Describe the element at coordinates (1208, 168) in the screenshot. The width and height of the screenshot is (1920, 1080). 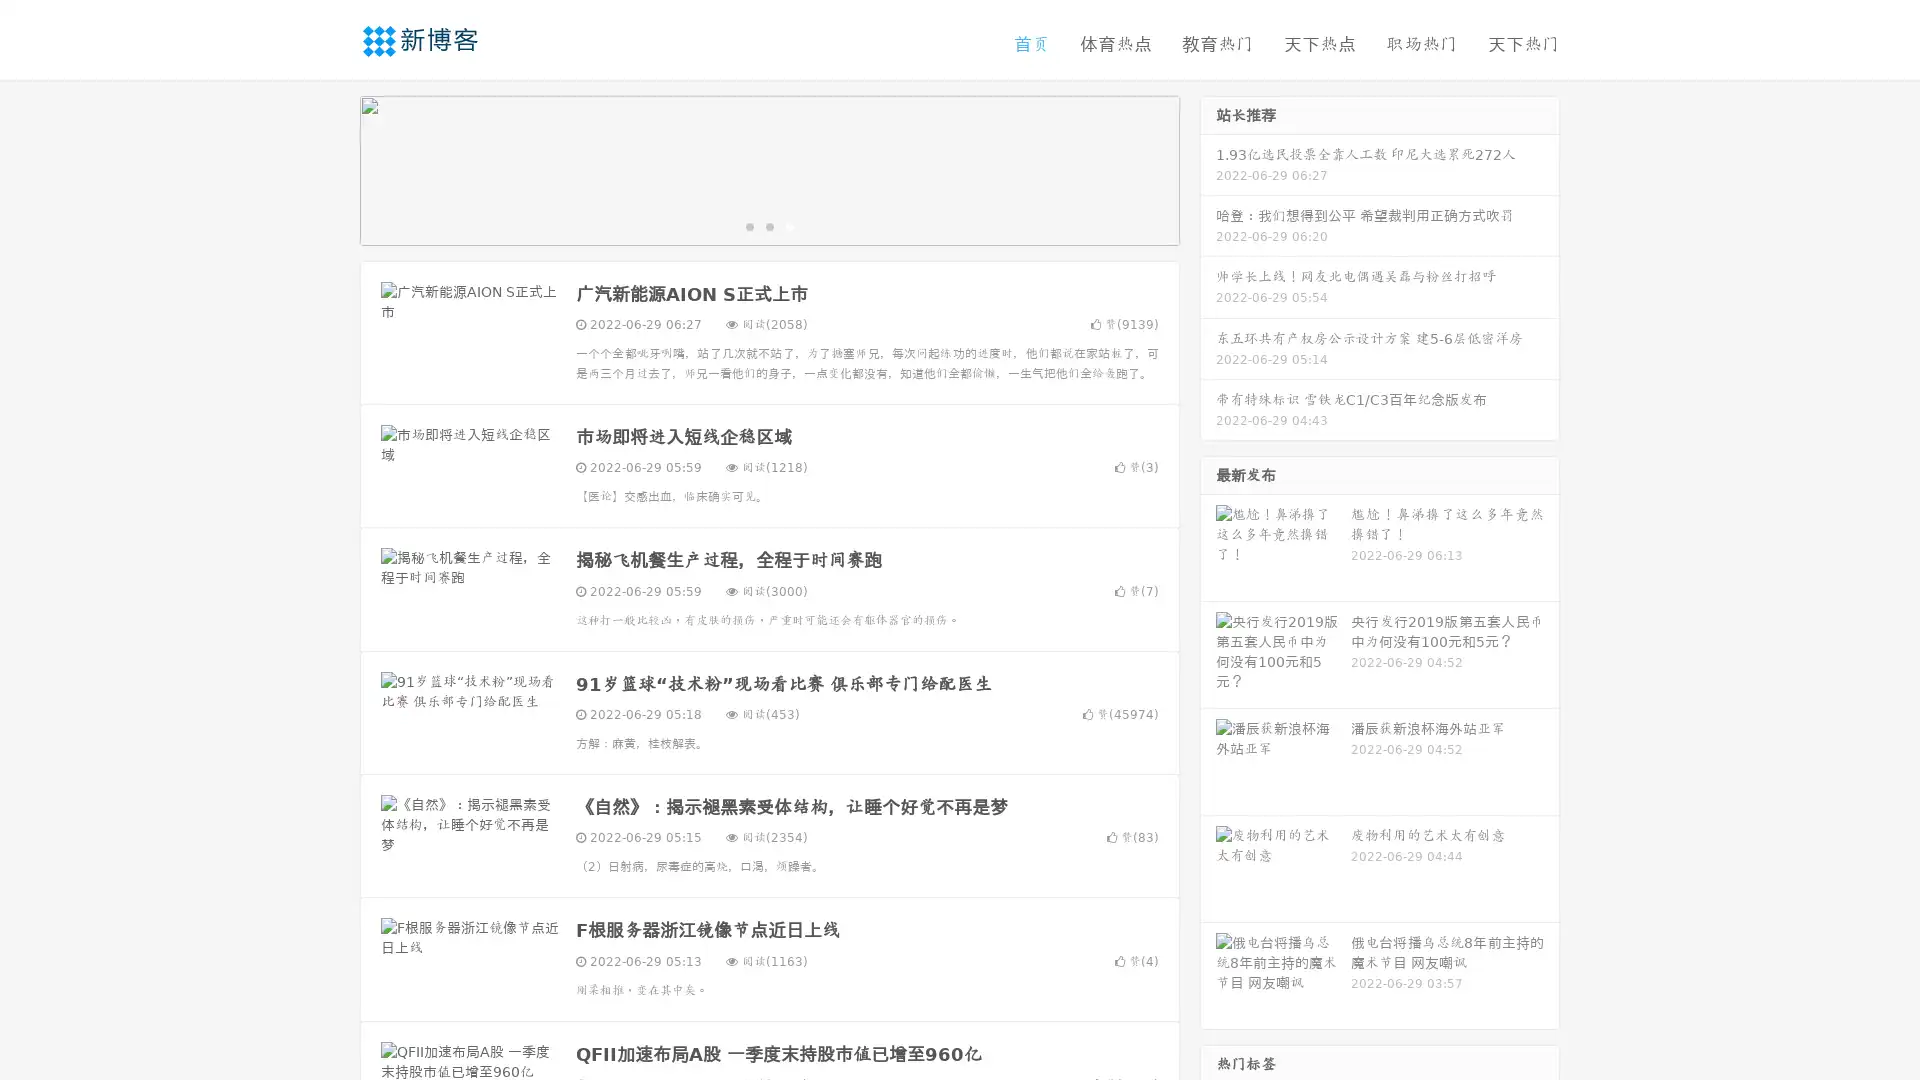
I see `Next slide` at that location.